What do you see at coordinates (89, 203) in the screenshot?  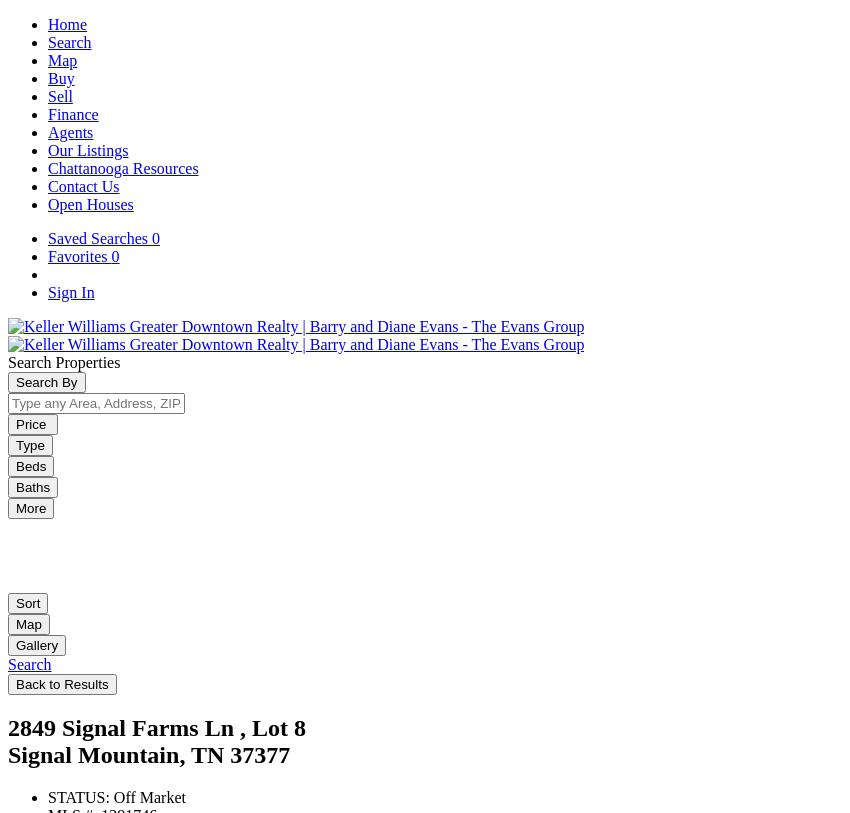 I see `'Open Houses'` at bounding box center [89, 203].